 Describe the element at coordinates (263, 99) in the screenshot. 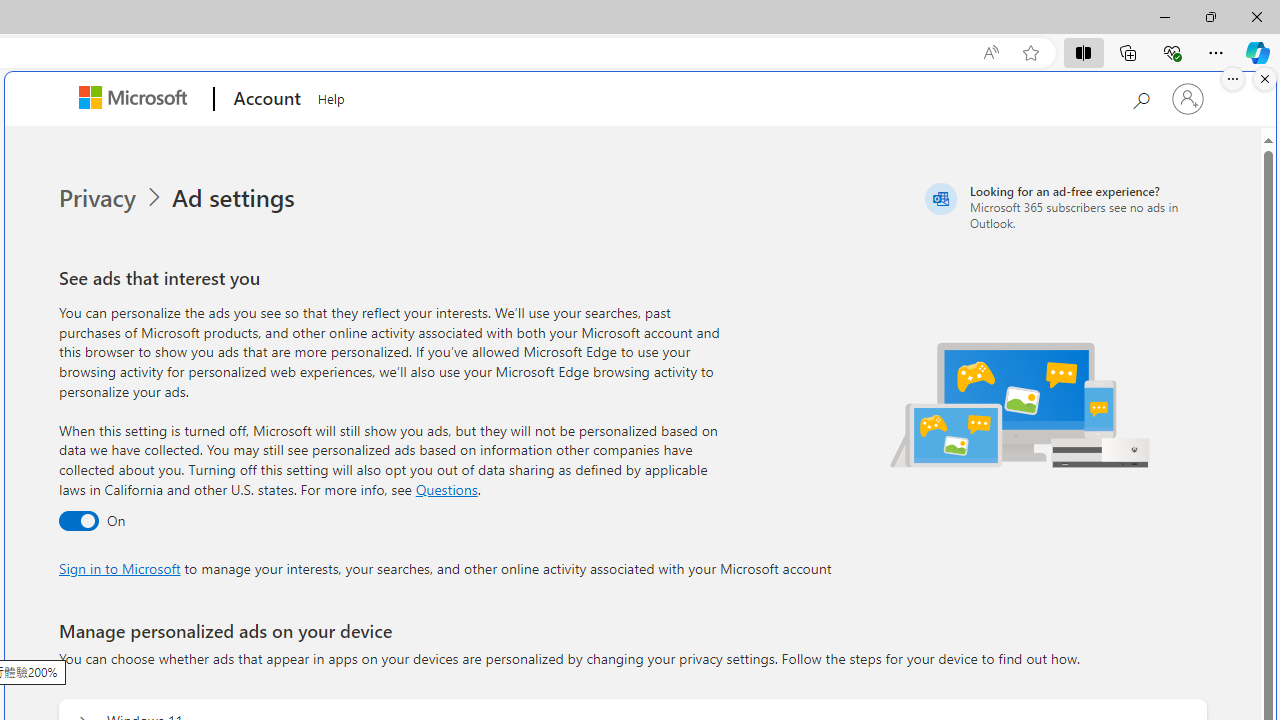

I see `'Account'` at that location.